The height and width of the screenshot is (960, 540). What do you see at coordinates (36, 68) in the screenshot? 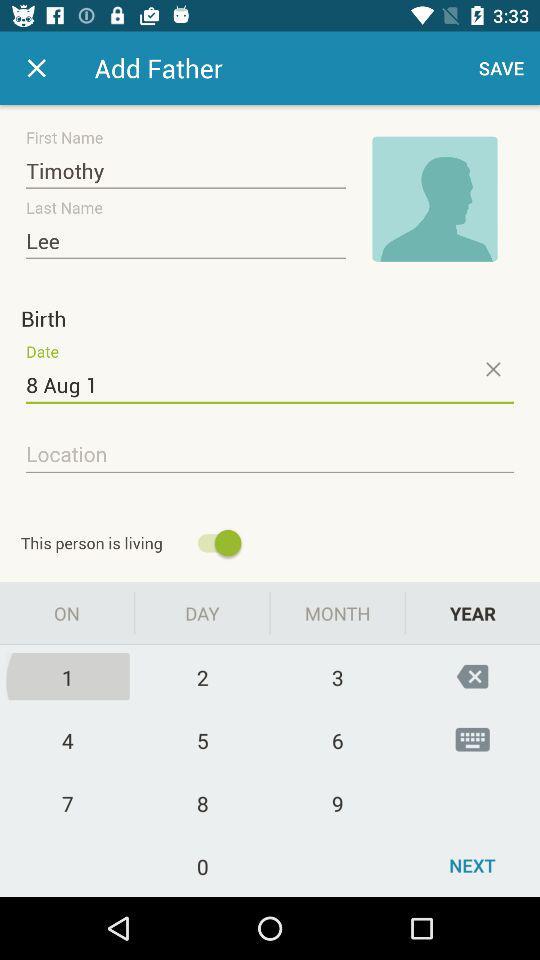
I see `cancel button` at bounding box center [36, 68].